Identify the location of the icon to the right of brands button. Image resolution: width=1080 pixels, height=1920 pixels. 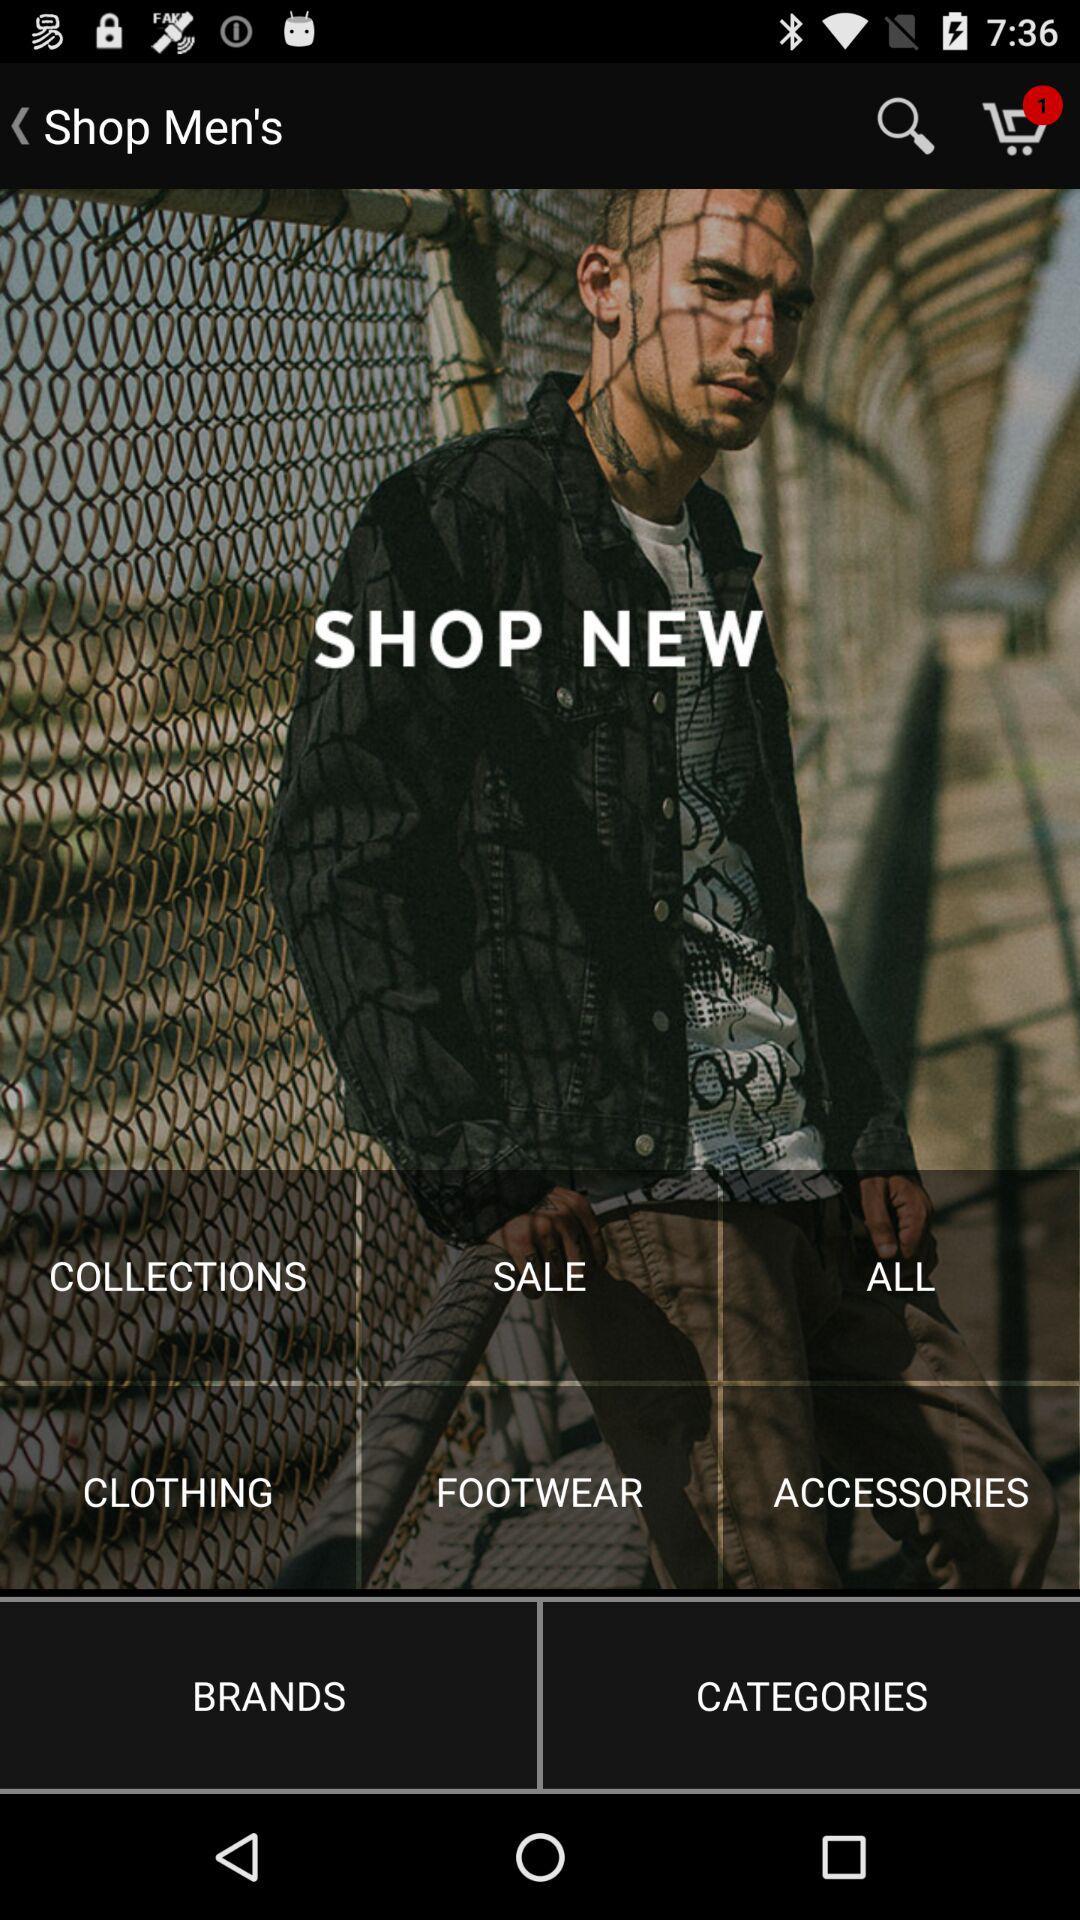
(811, 1694).